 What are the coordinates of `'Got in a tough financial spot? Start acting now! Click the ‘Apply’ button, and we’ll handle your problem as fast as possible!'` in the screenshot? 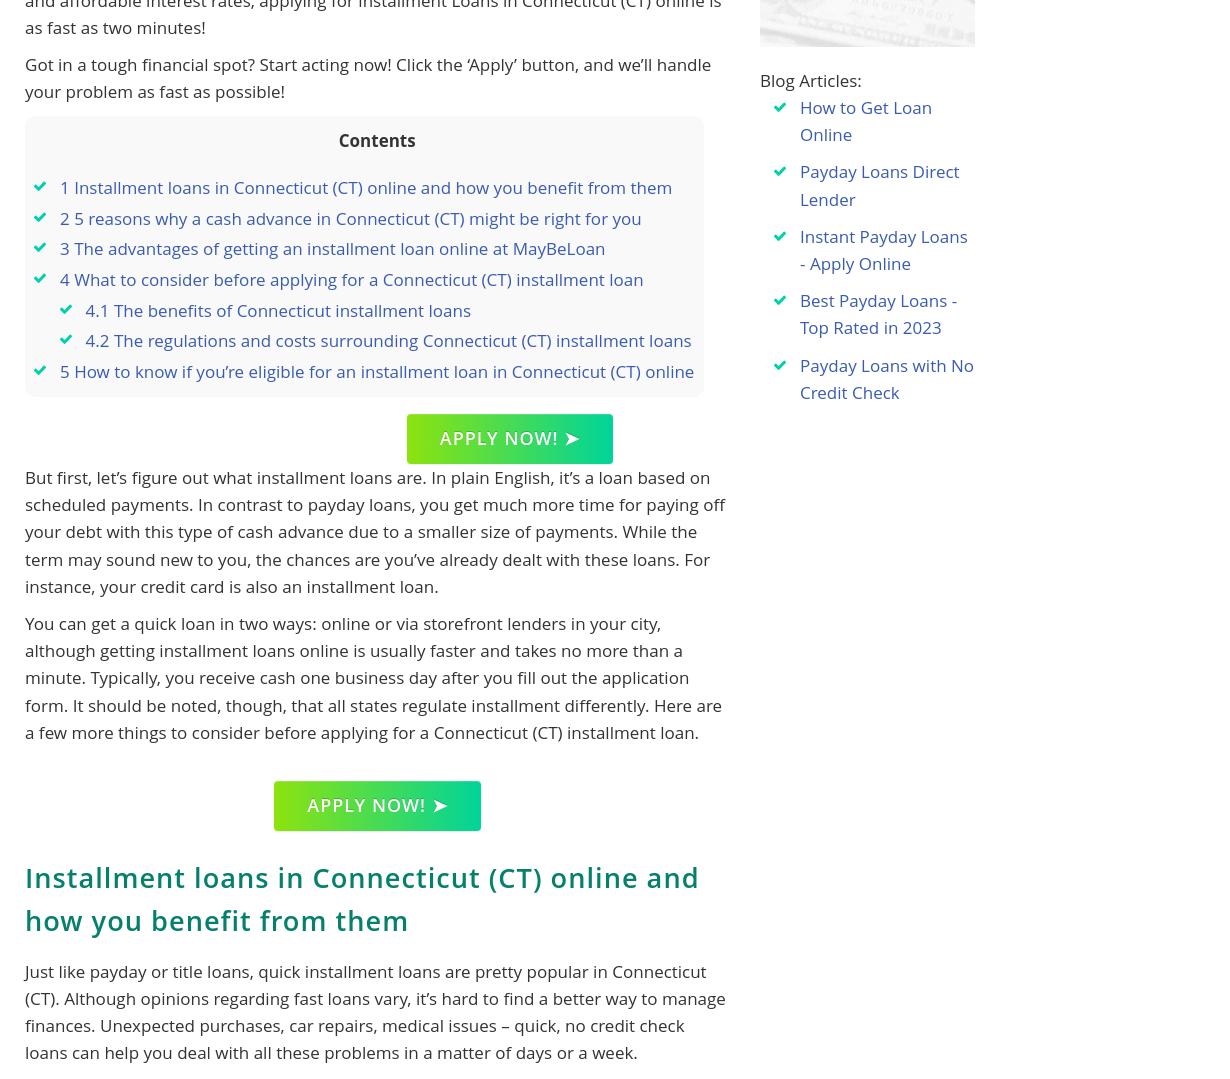 It's located at (367, 77).